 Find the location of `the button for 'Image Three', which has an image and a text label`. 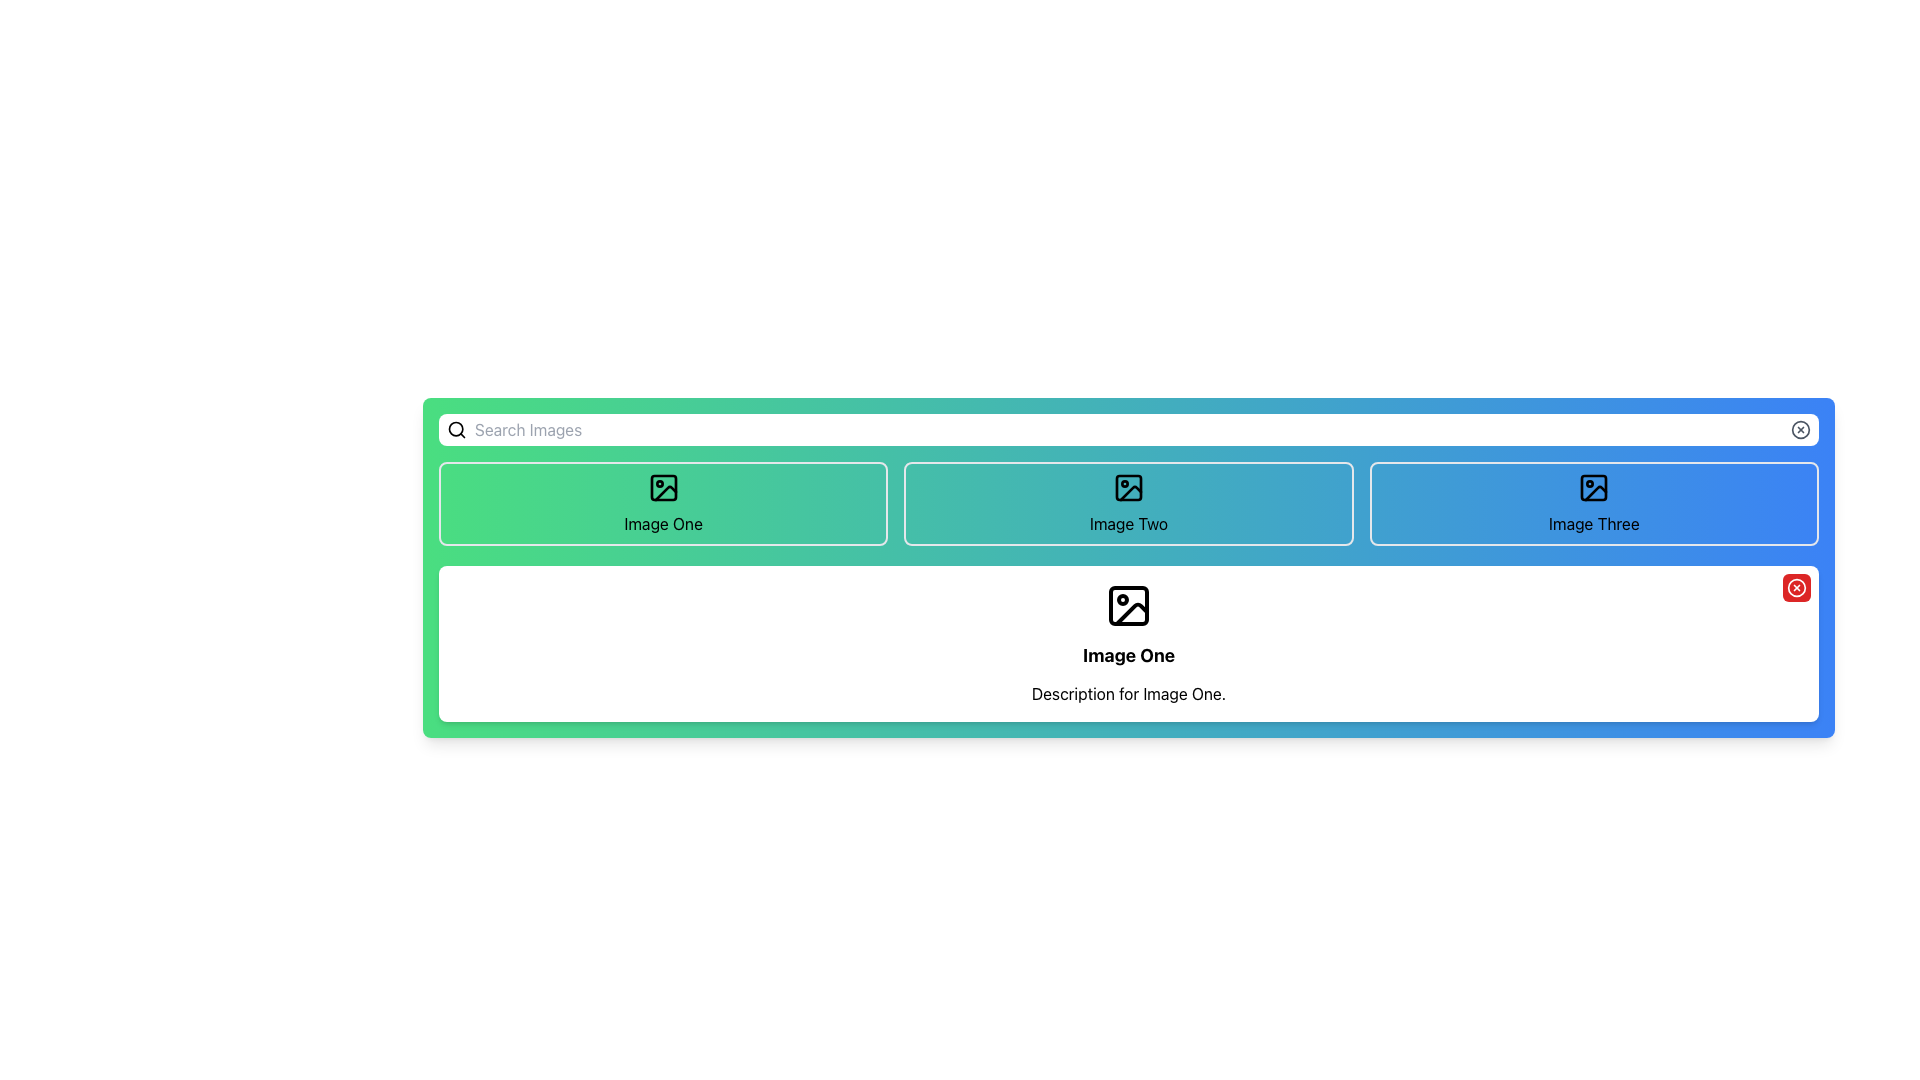

the button for 'Image Three', which has an image and a text label is located at coordinates (1592, 503).